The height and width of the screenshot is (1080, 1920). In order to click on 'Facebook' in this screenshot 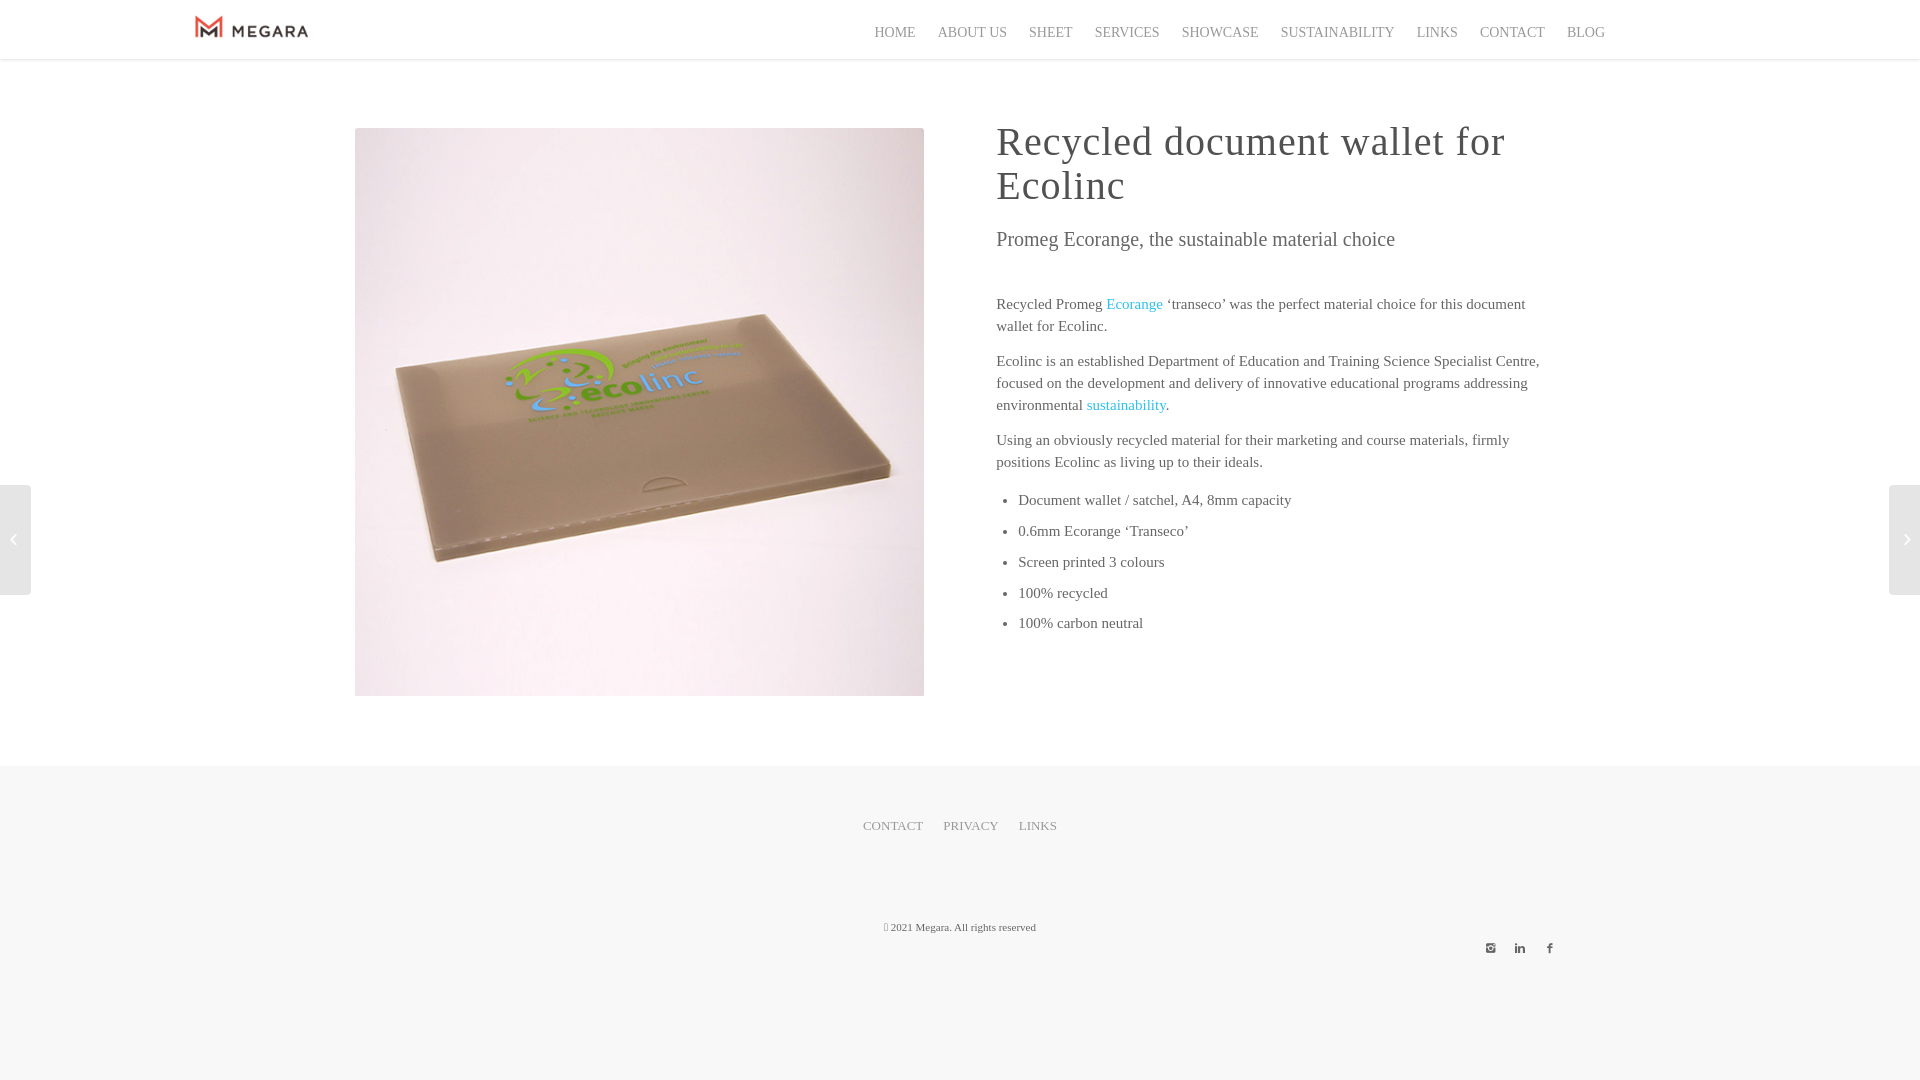, I will do `click(1549, 947)`.